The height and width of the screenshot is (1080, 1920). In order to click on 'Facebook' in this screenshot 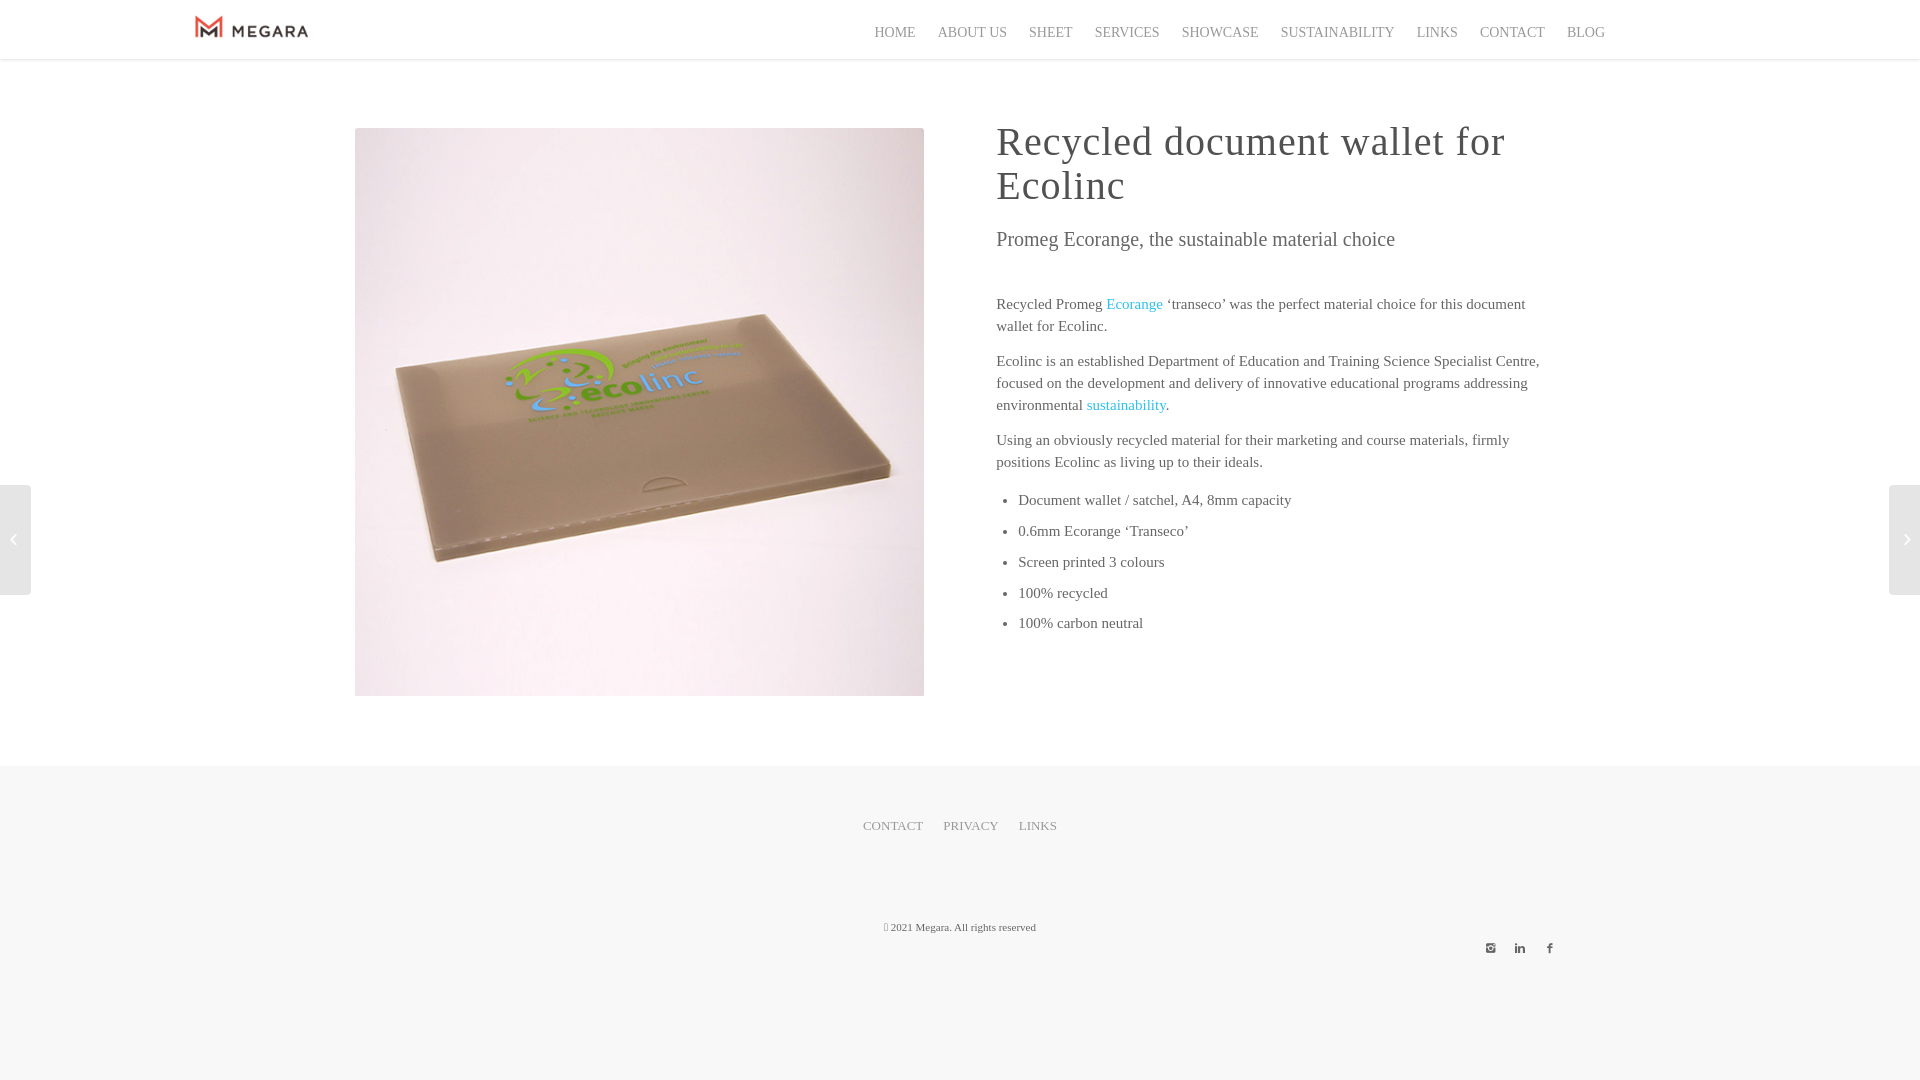, I will do `click(1549, 947)`.